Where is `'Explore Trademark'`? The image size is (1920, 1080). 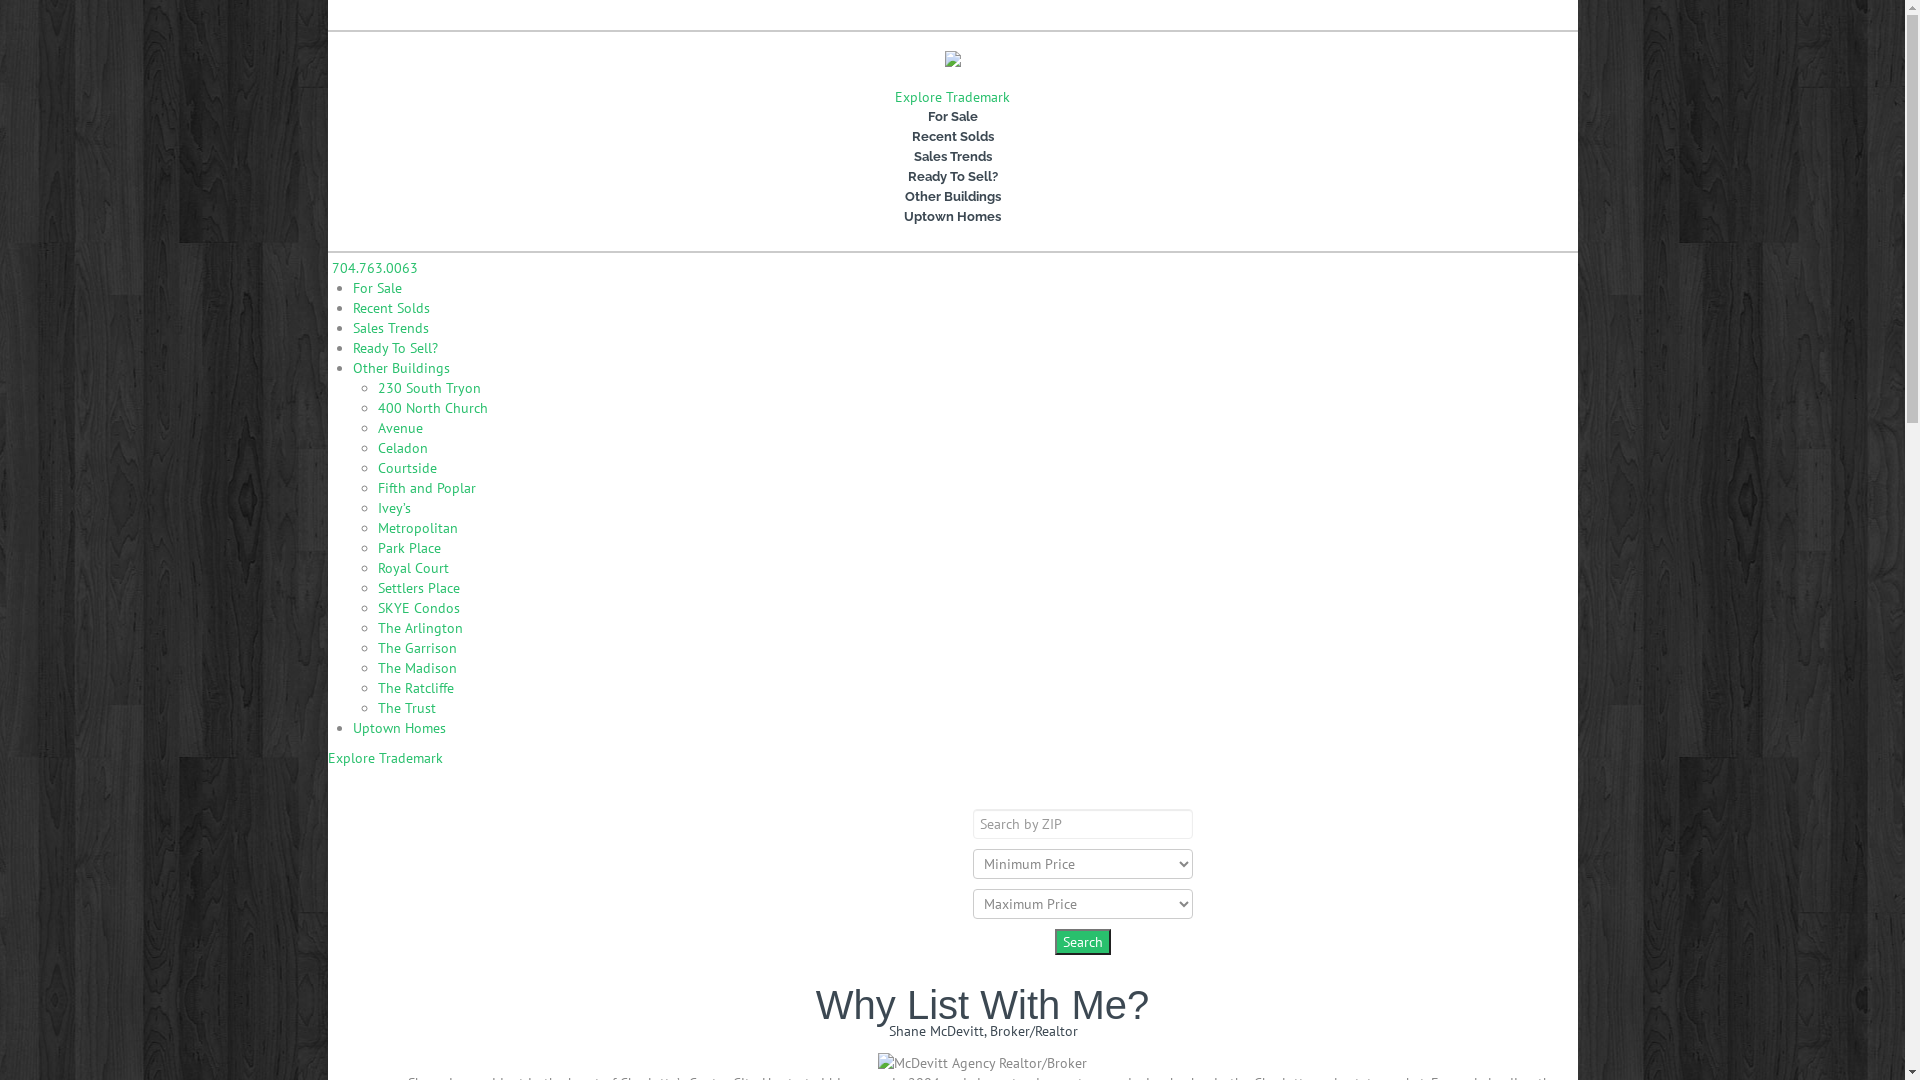
'Explore Trademark' is located at coordinates (951, 96).